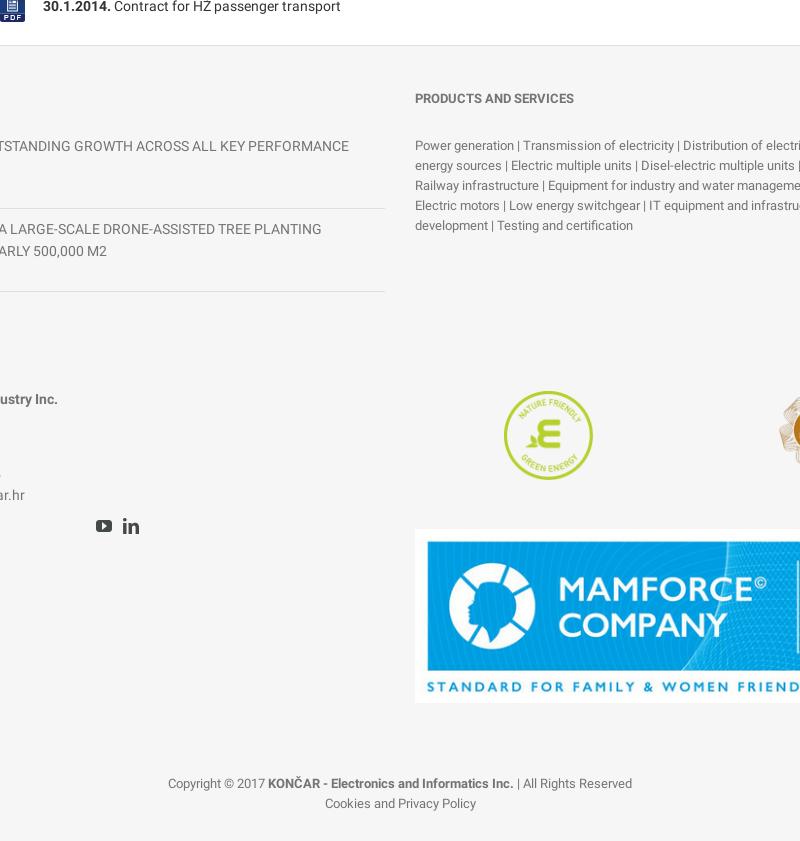  What do you see at coordinates (456, 204) in the screenshot?
I see `'Electric motors'` at bounding box center [456, 204].